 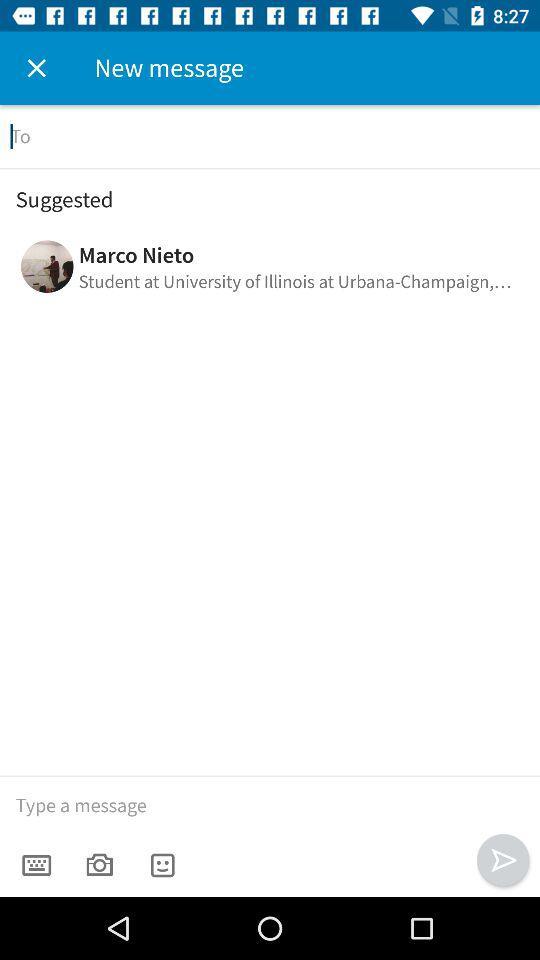 What do you see at coordinates (502, 859) in the screenshot?
I see `the icon at the bottom right corner` at bounding box center [502, 859].